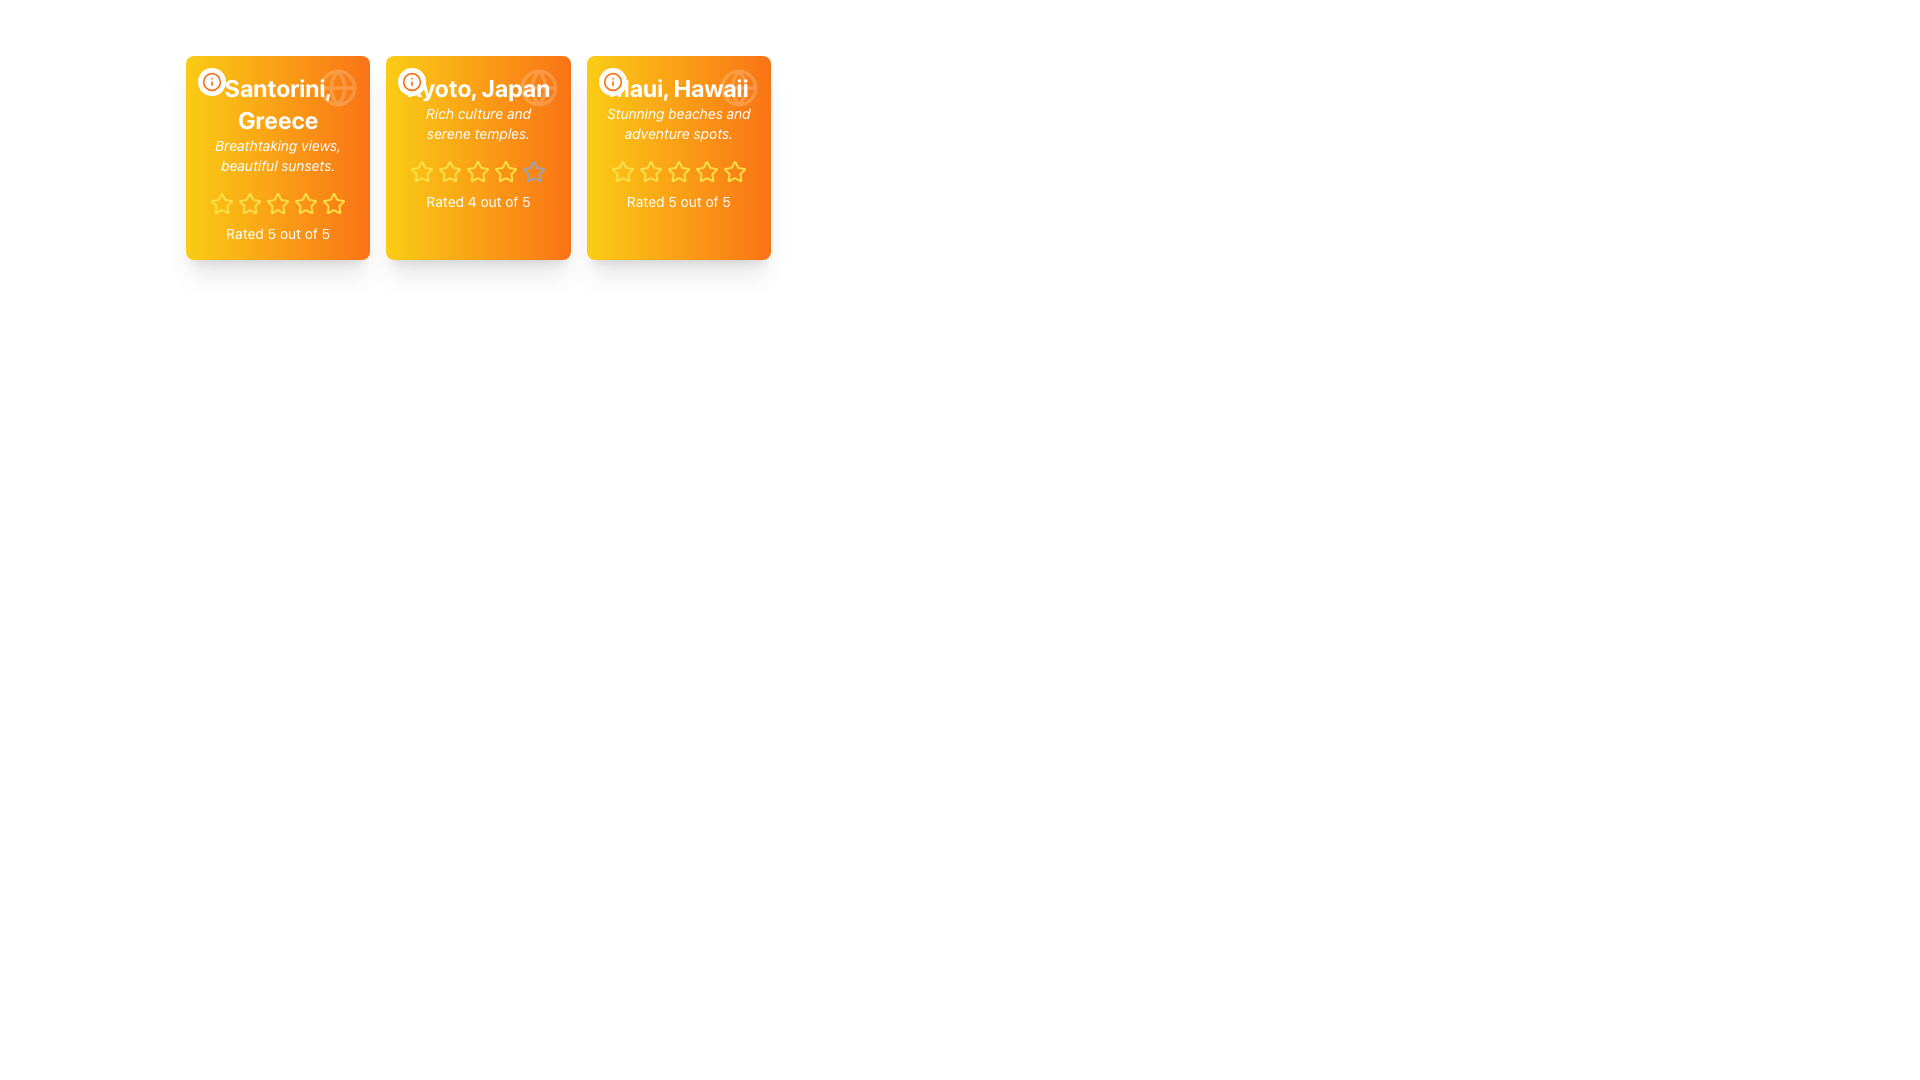 This screenshot has width=1920, height=1080. What do you see at coordinates (449, 171) in the screenshot?
I see `the third rating star icon (filled yellow star) in the rating component of the middle card for 'Kyoto, Japan'` at bounding box center [449, 171].